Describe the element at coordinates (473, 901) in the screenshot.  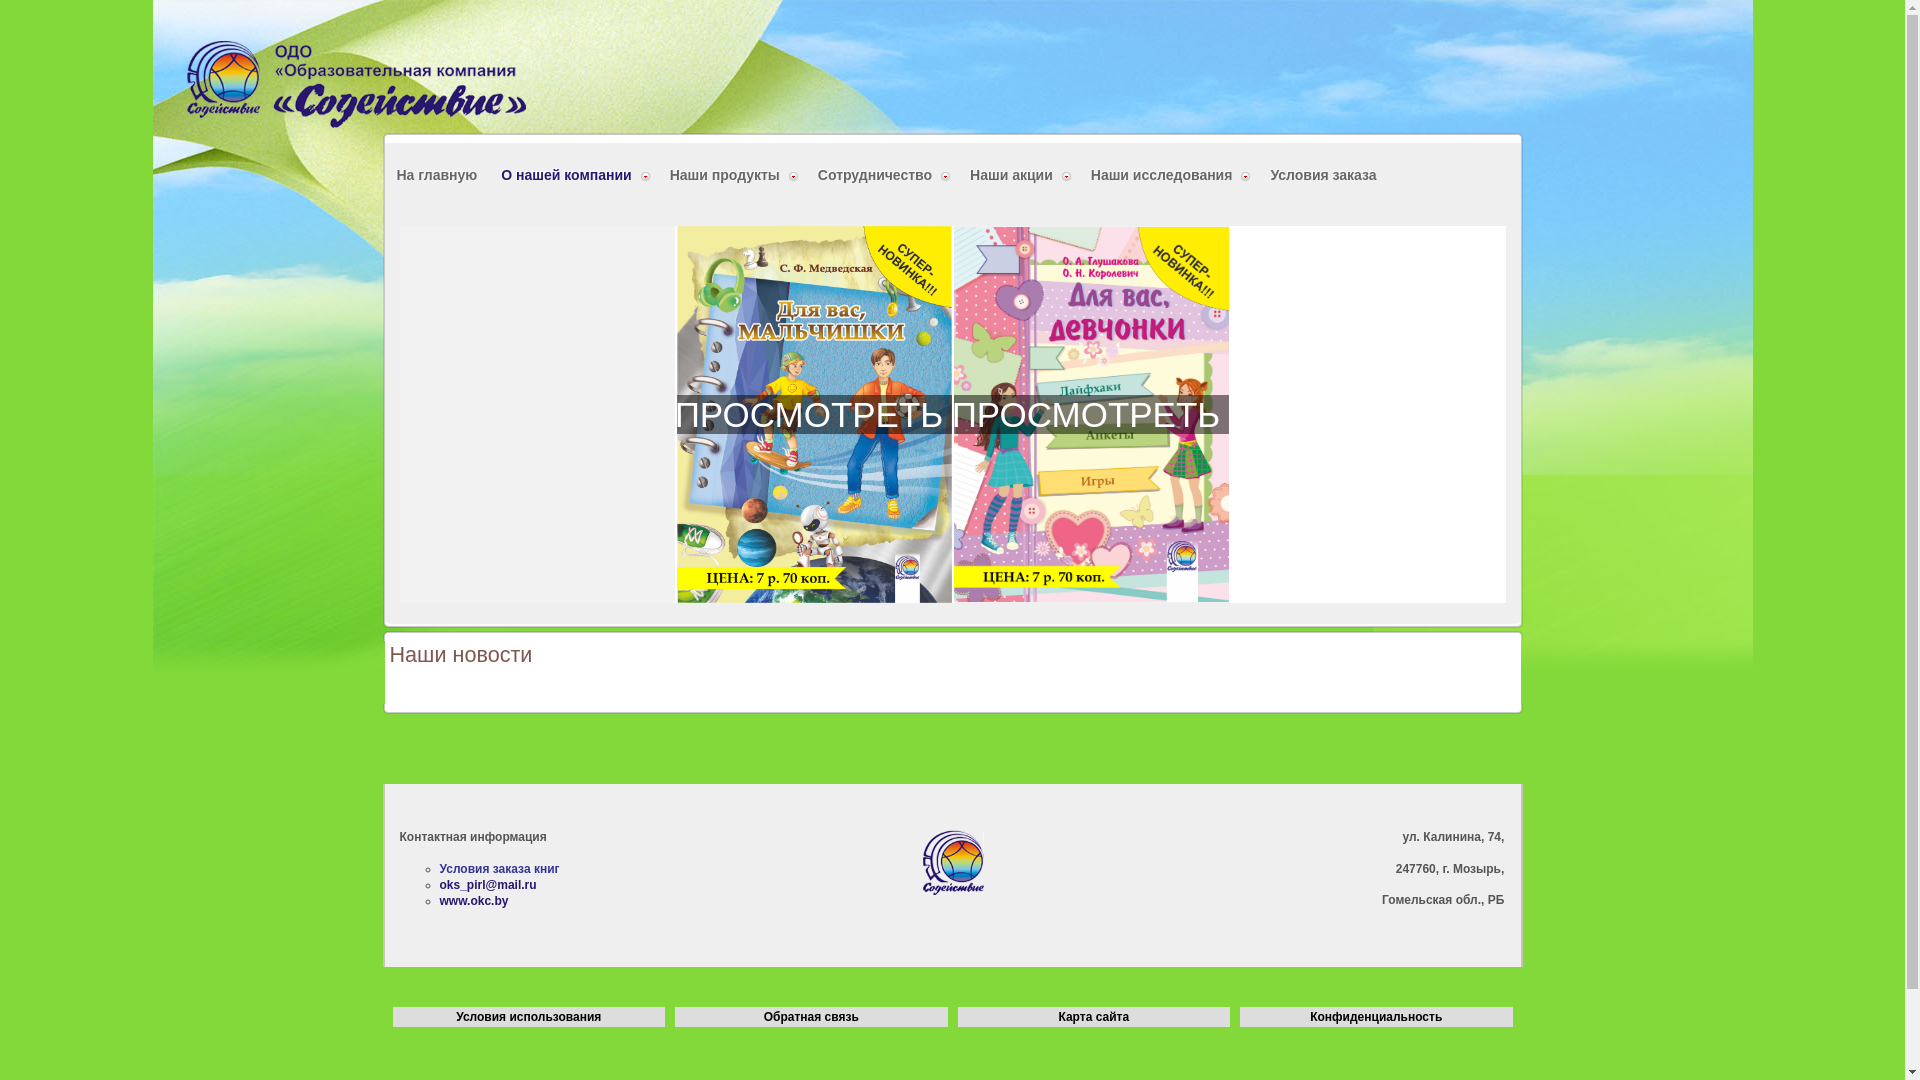
I see `'www.okc.by'` at that location.